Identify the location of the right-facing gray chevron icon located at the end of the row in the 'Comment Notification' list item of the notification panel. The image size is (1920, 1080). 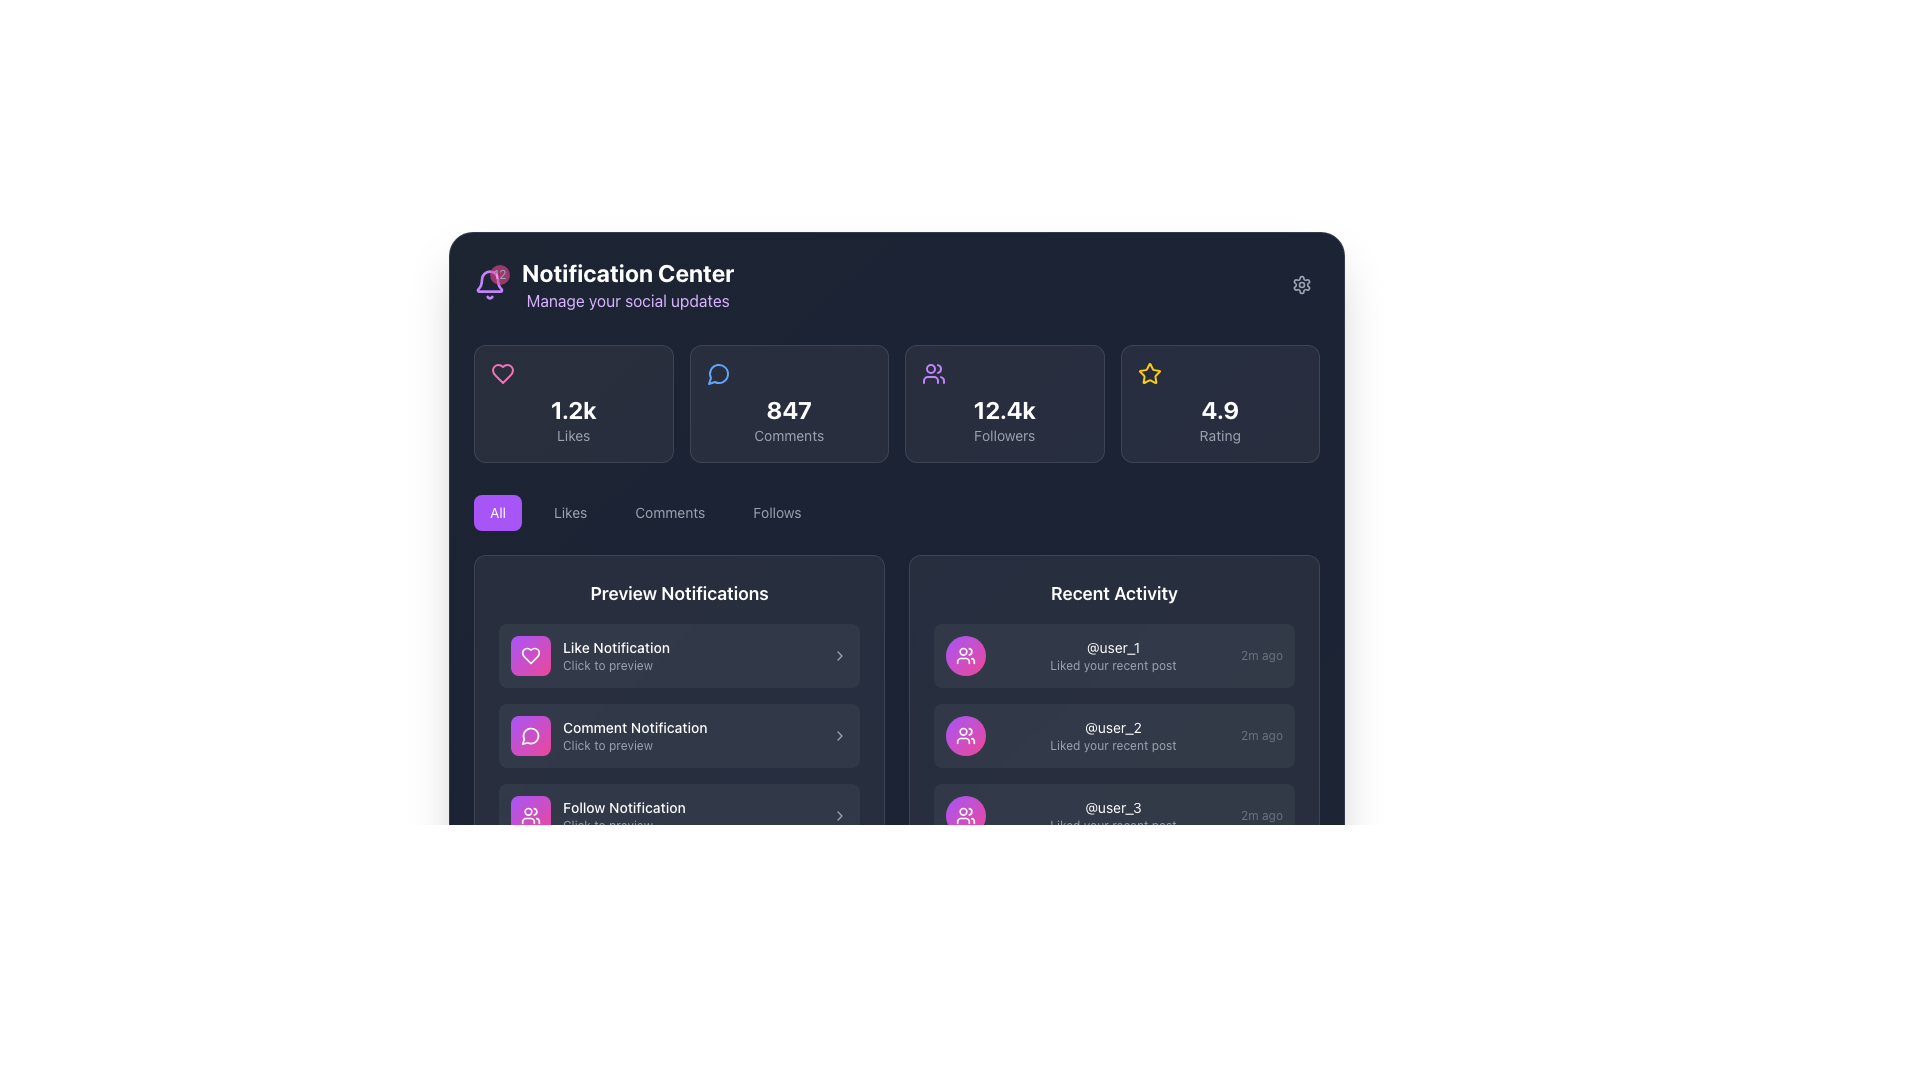
(840, 736).